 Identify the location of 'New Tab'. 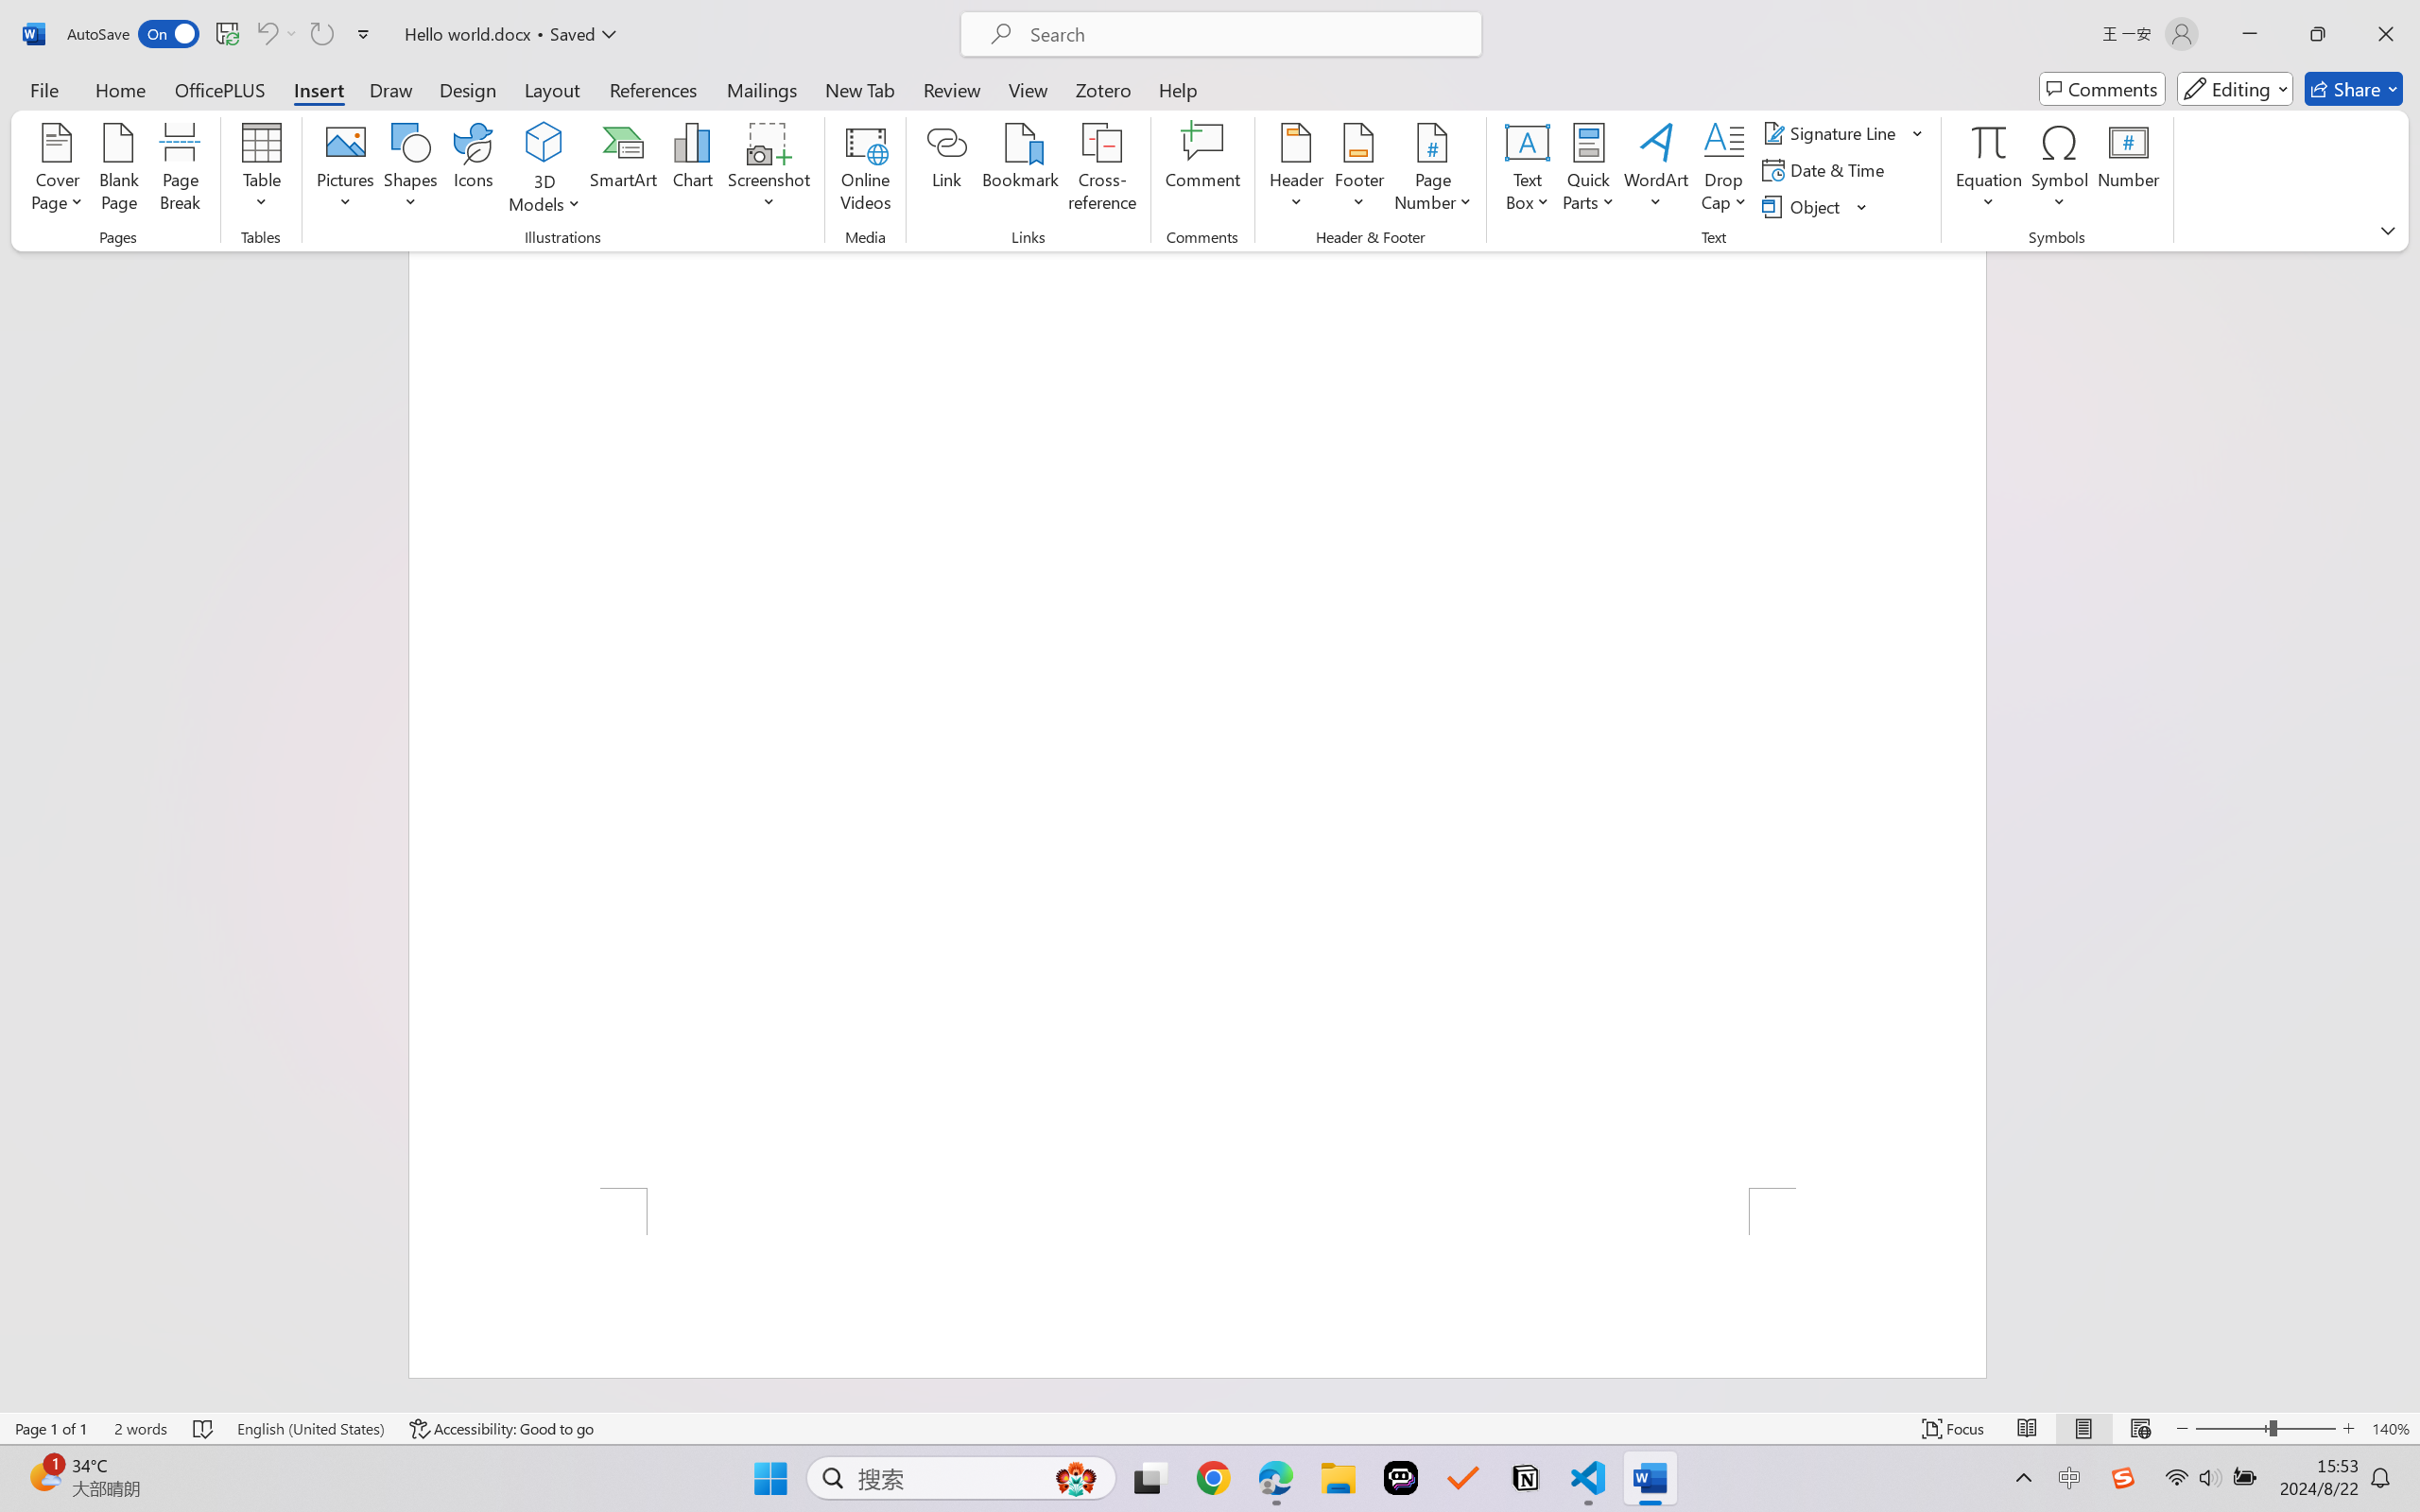
(859, 88).